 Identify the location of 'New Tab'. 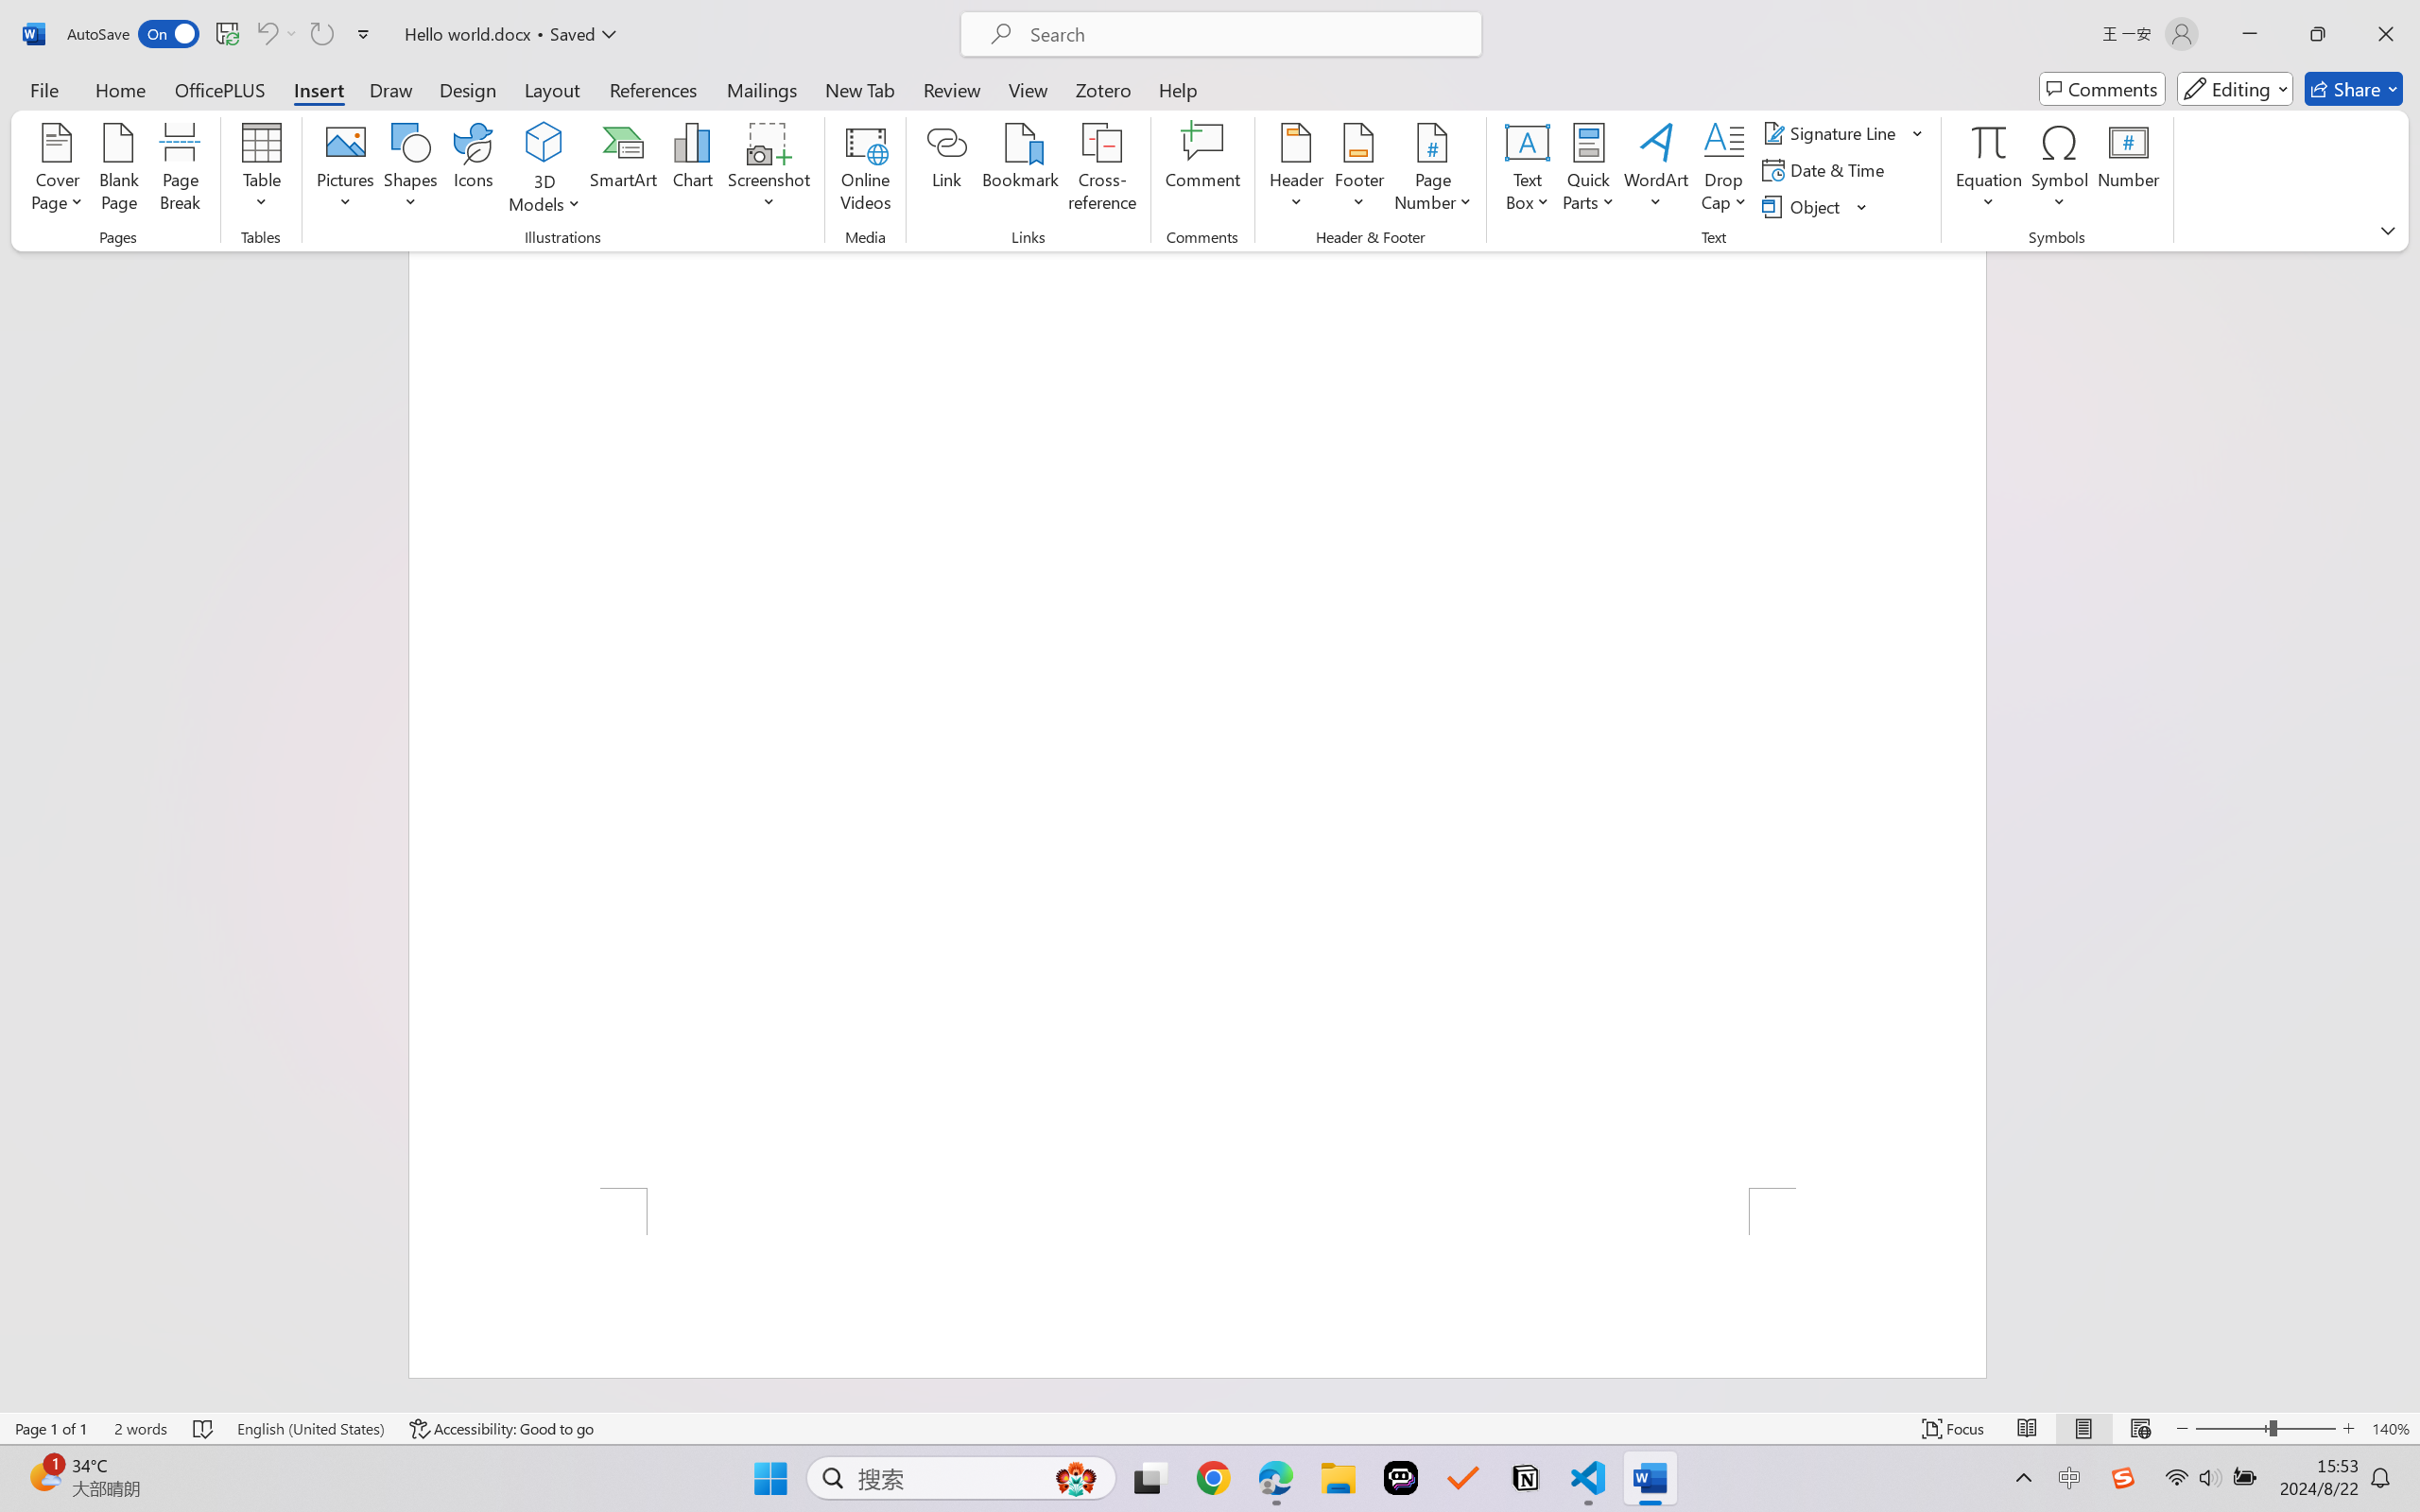
(859, 88).